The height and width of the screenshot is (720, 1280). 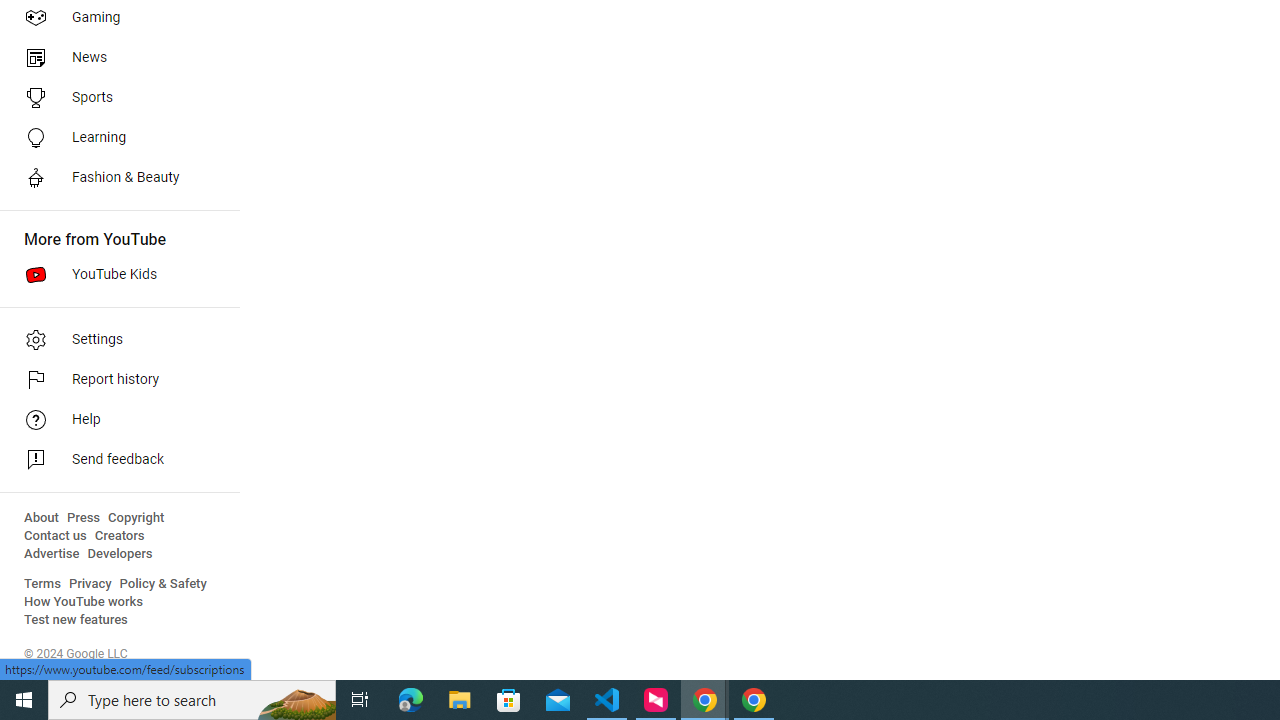 What do you see at coordinates (112, 460) in the screenshot?
I see `'Send feedback'` at bounding box center [112, 460].